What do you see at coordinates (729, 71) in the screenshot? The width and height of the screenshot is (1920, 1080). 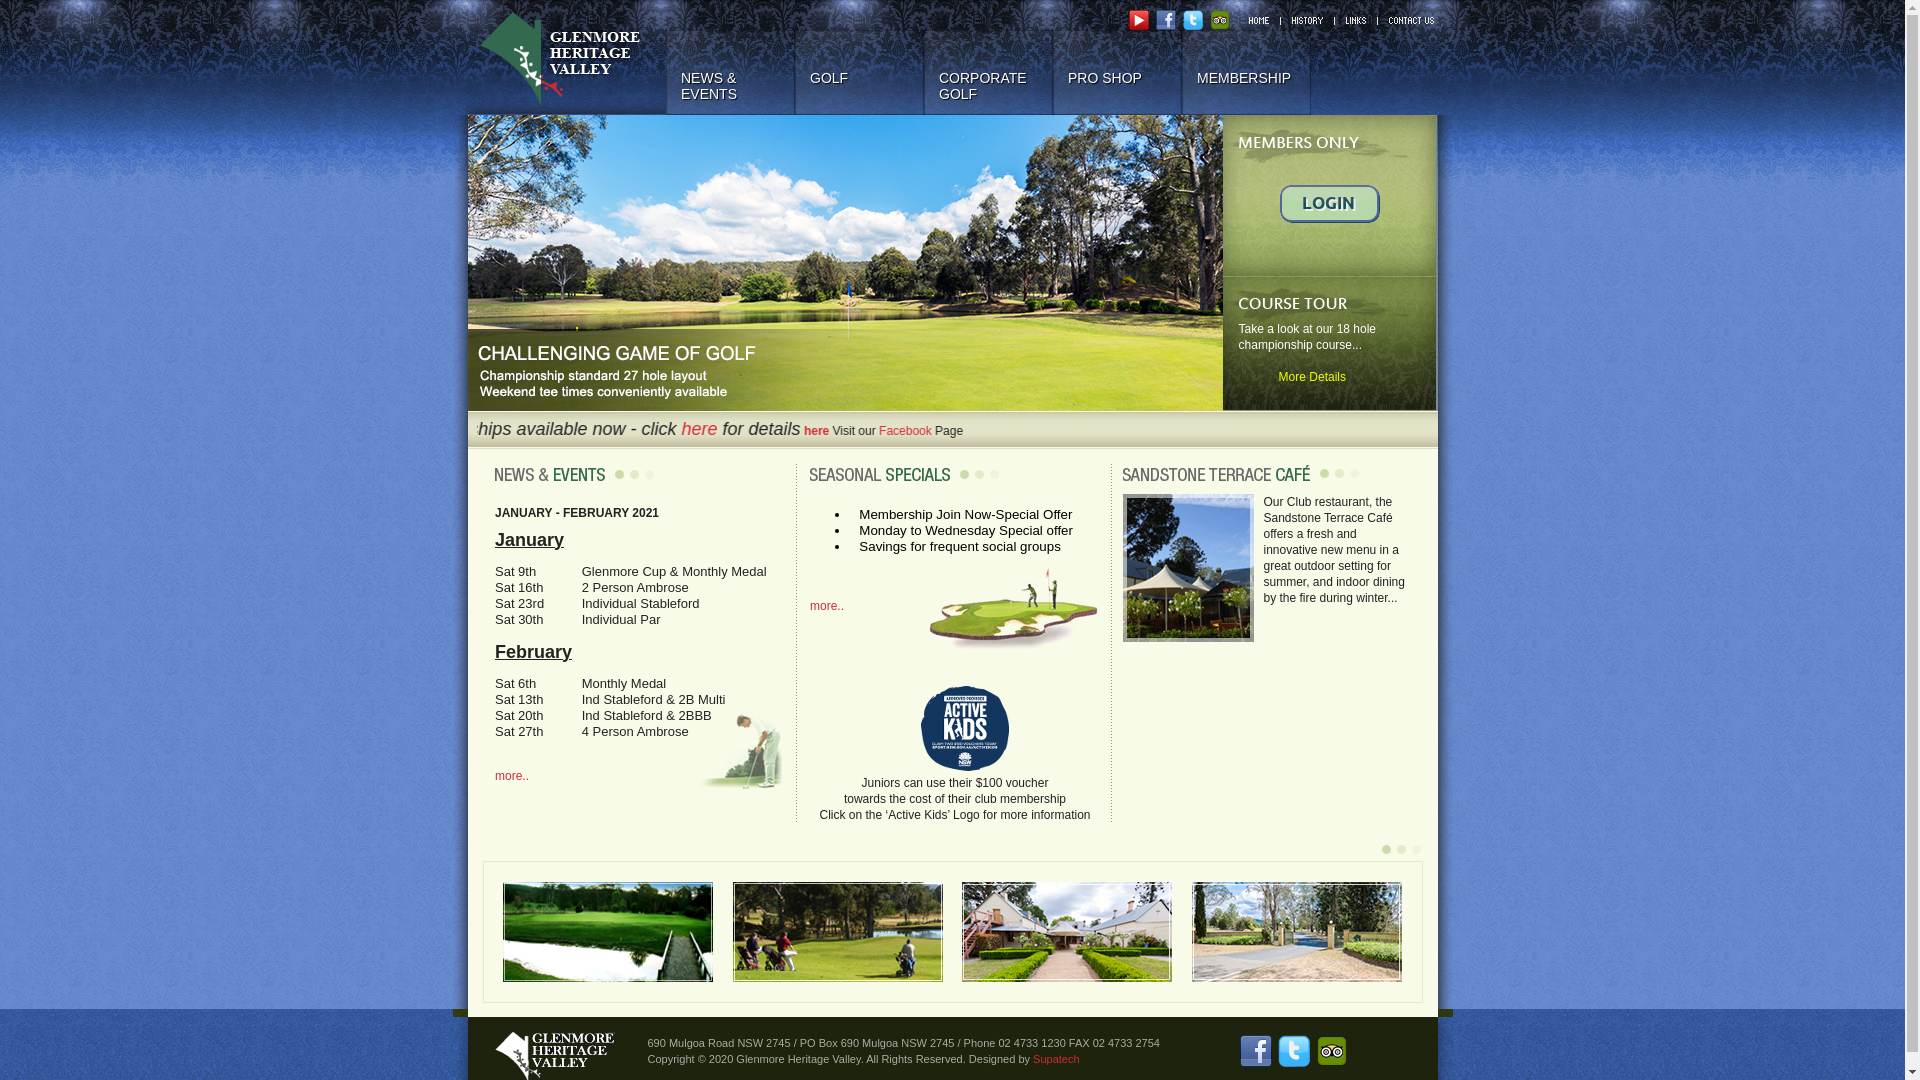 I see `'NEWS & EVENTS'` at bounding box center [729, 71].